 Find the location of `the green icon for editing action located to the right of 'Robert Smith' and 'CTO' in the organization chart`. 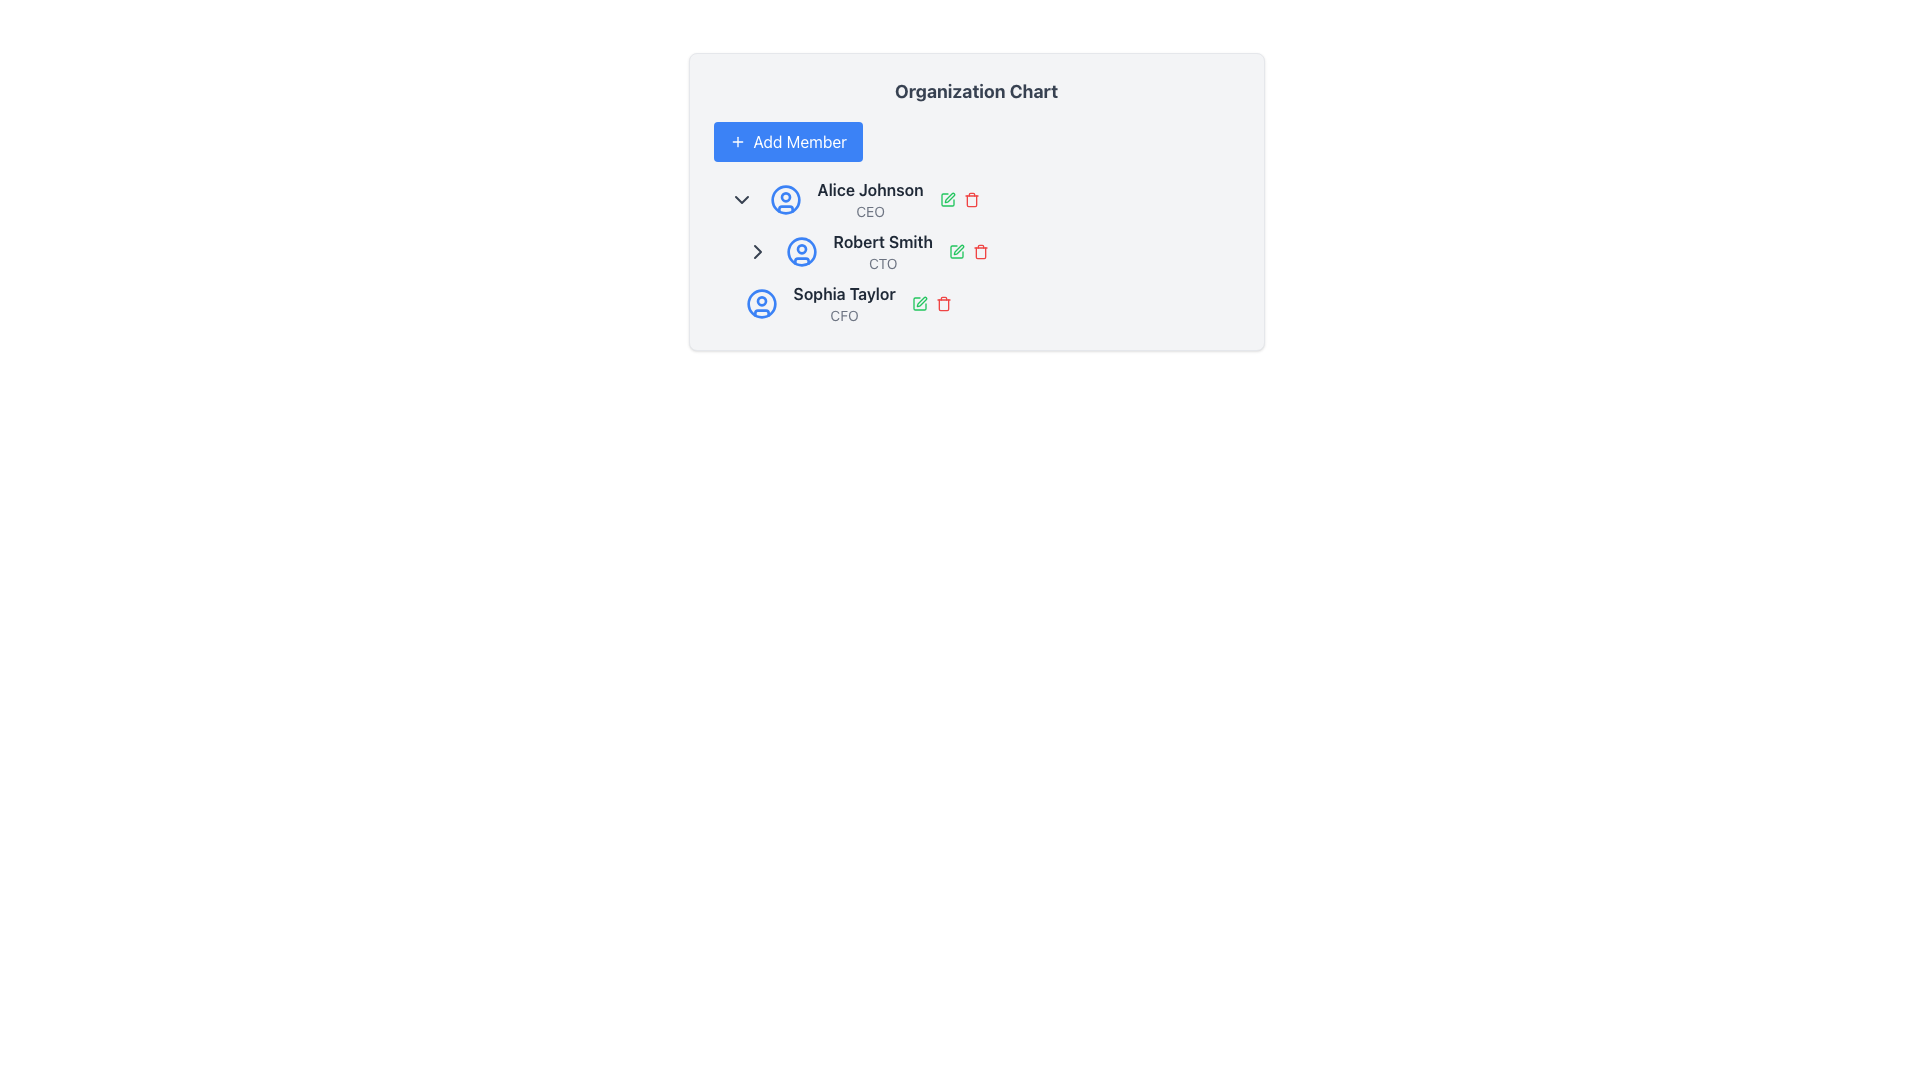

the green icon for editing action located to the right of 'Robert Smith' and 'CTO' in the organization chart is located at coordinates (969, 250).